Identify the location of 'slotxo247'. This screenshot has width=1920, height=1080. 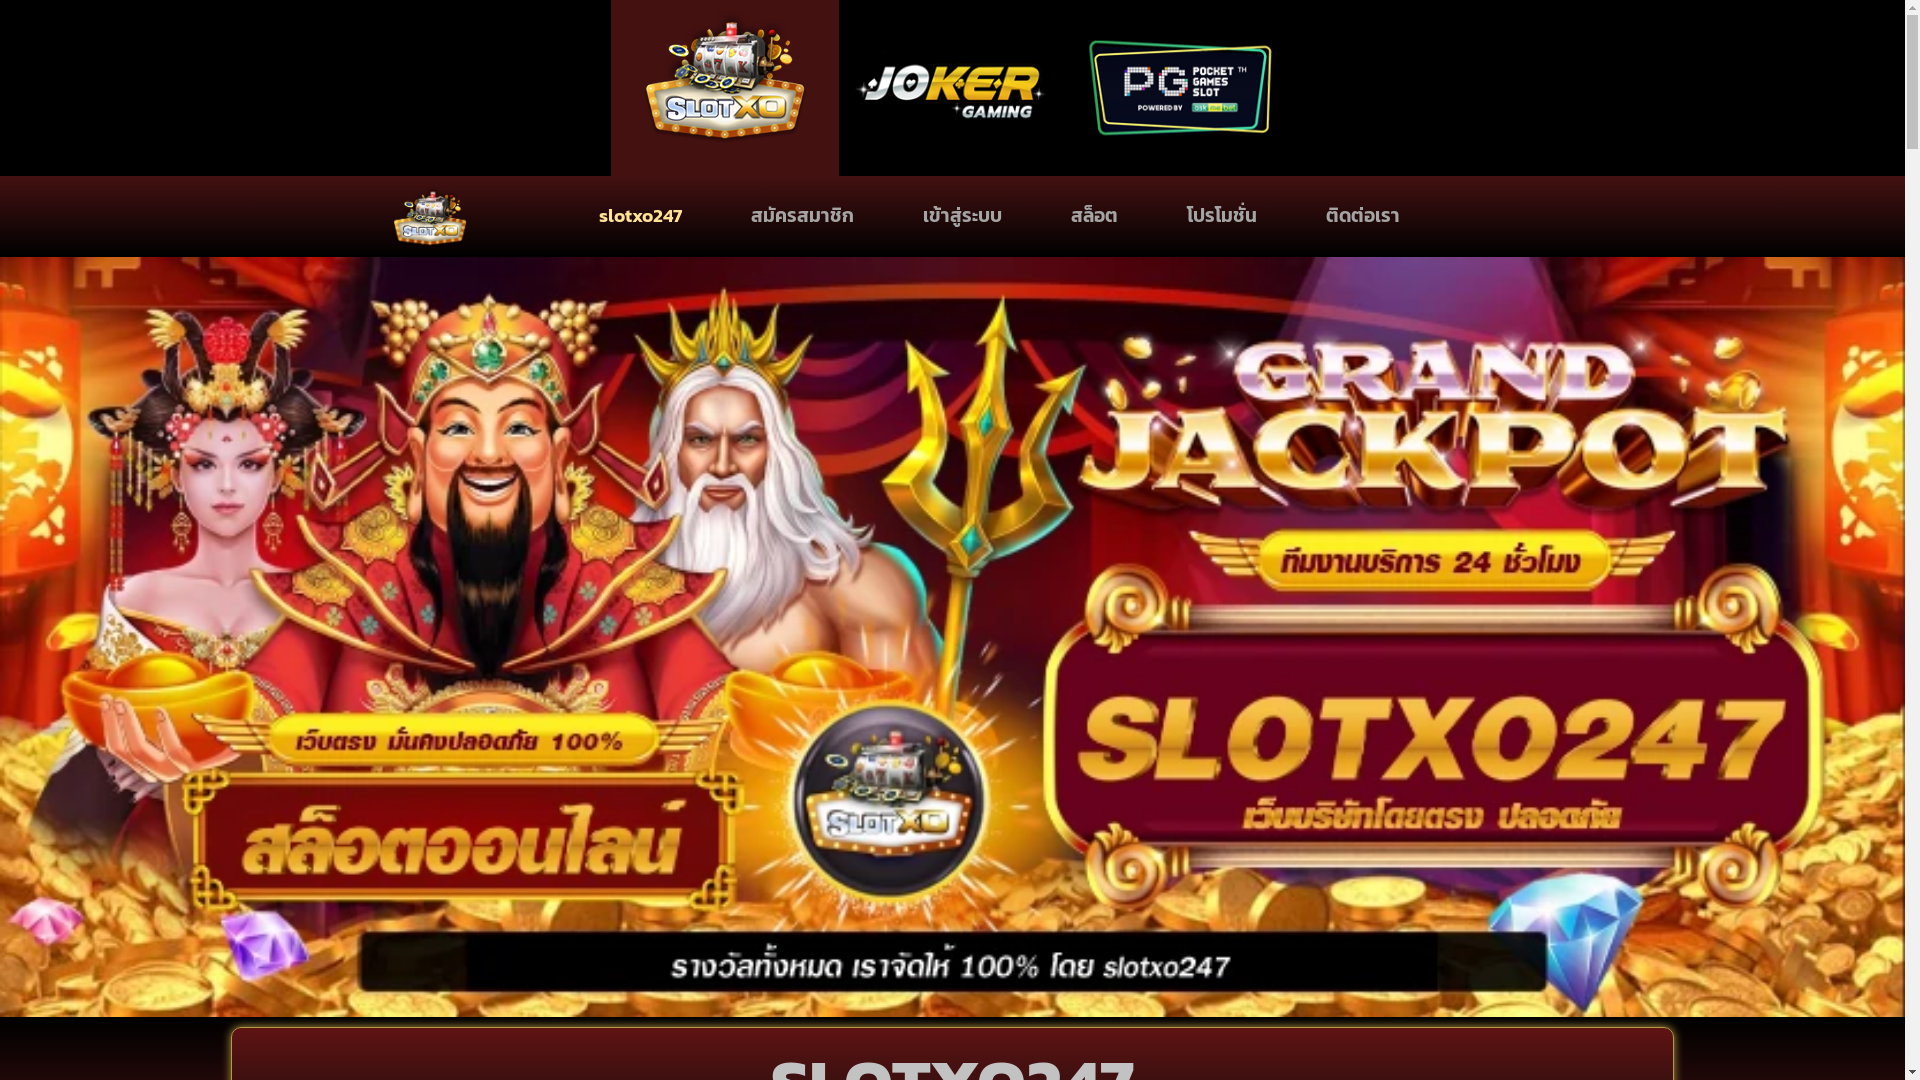
(640, 216).